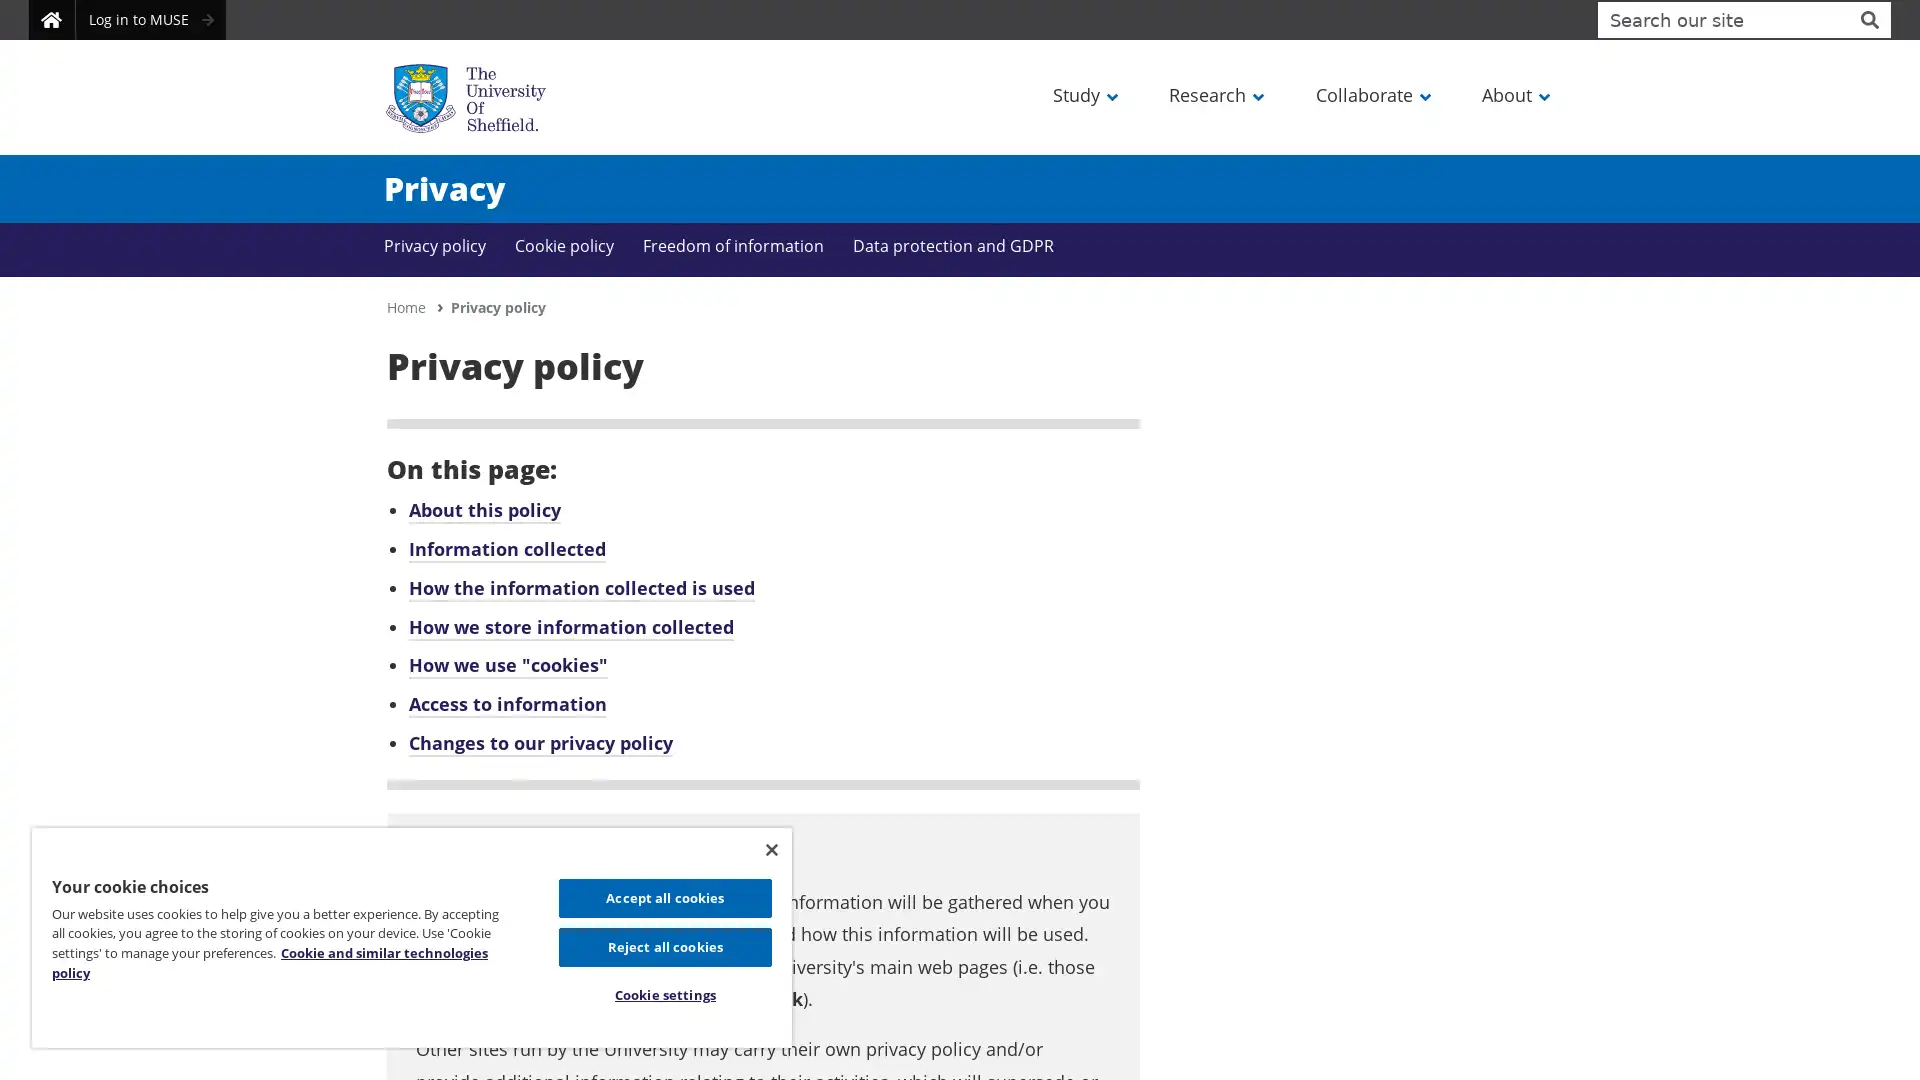 This screenshot has width=1920, height=1080. I want to click on Cookie settings, so click(664, 995).